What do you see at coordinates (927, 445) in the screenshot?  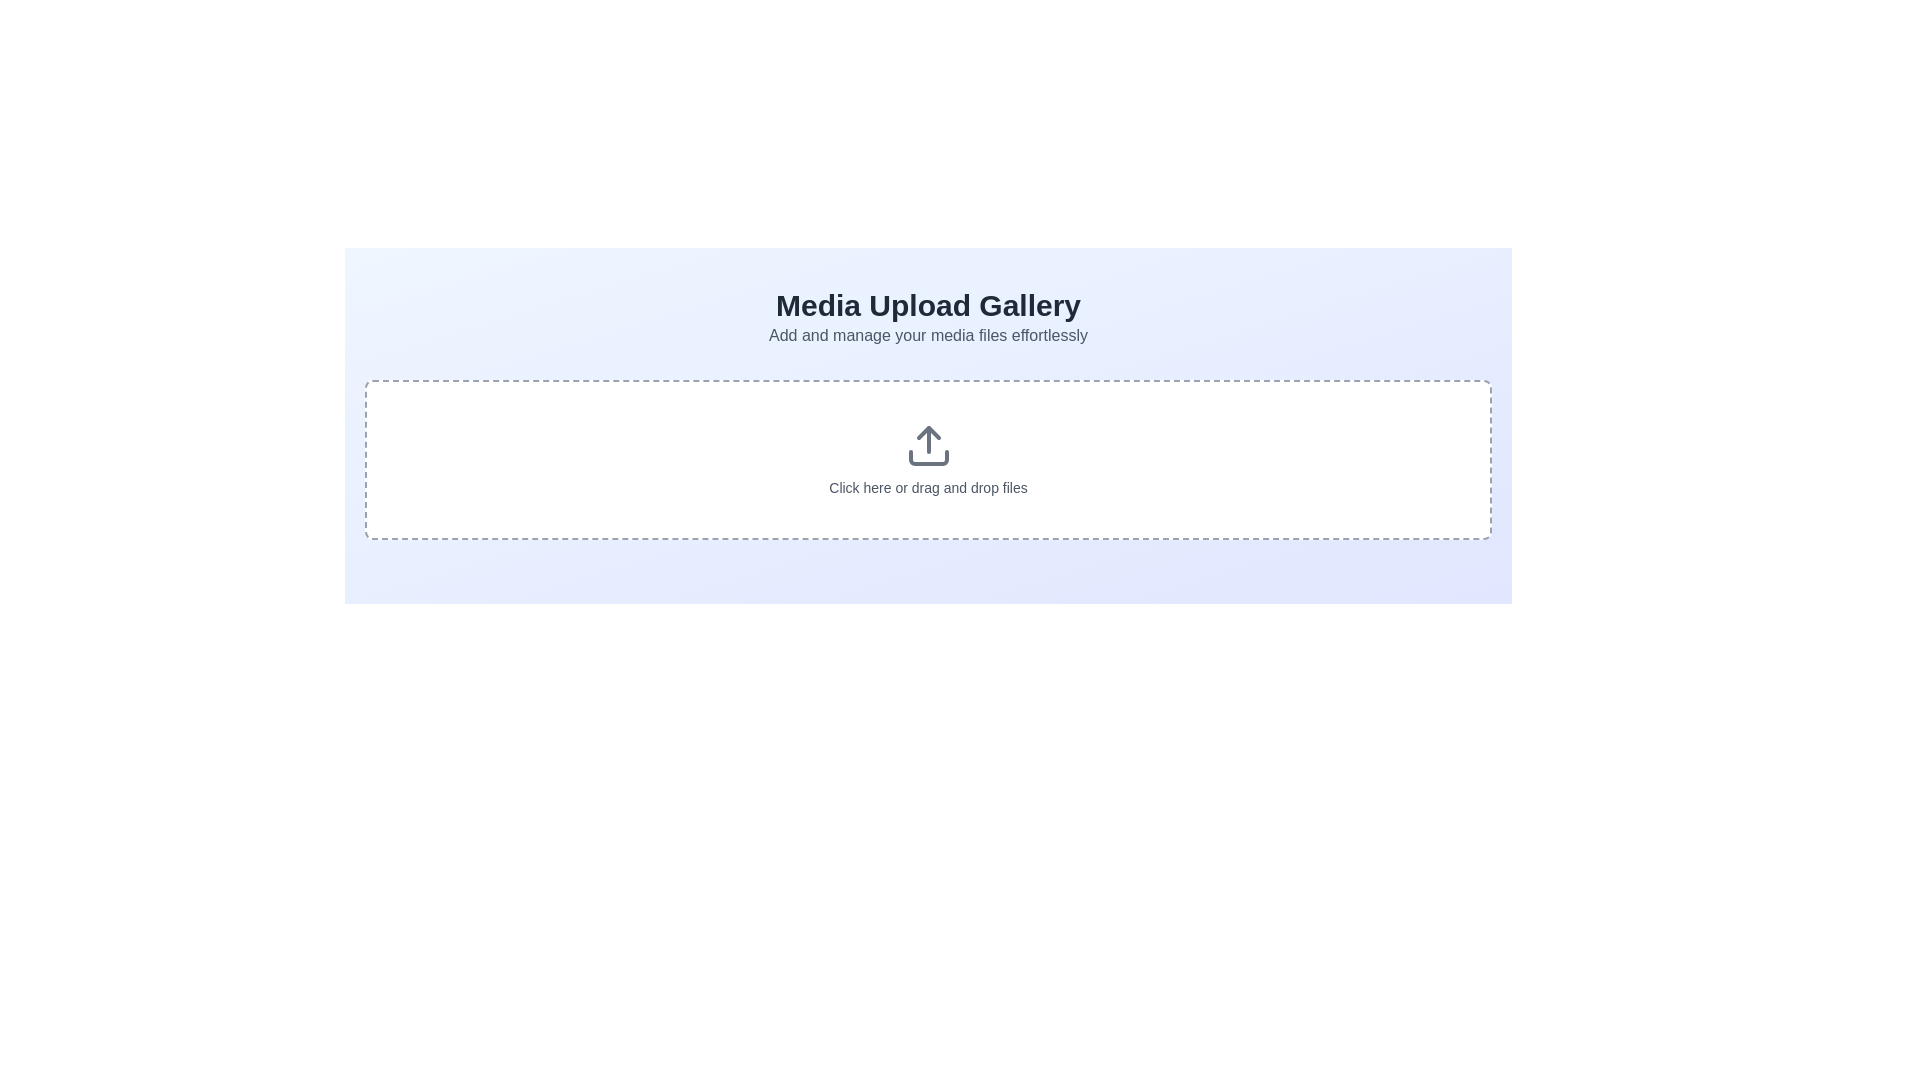 I see `the upload icon, which features an upward arrow and is styled in gray, located centrally in a bordered box with the text 'Click here or drag and drop files' below it` at bounding box center [927, 445].